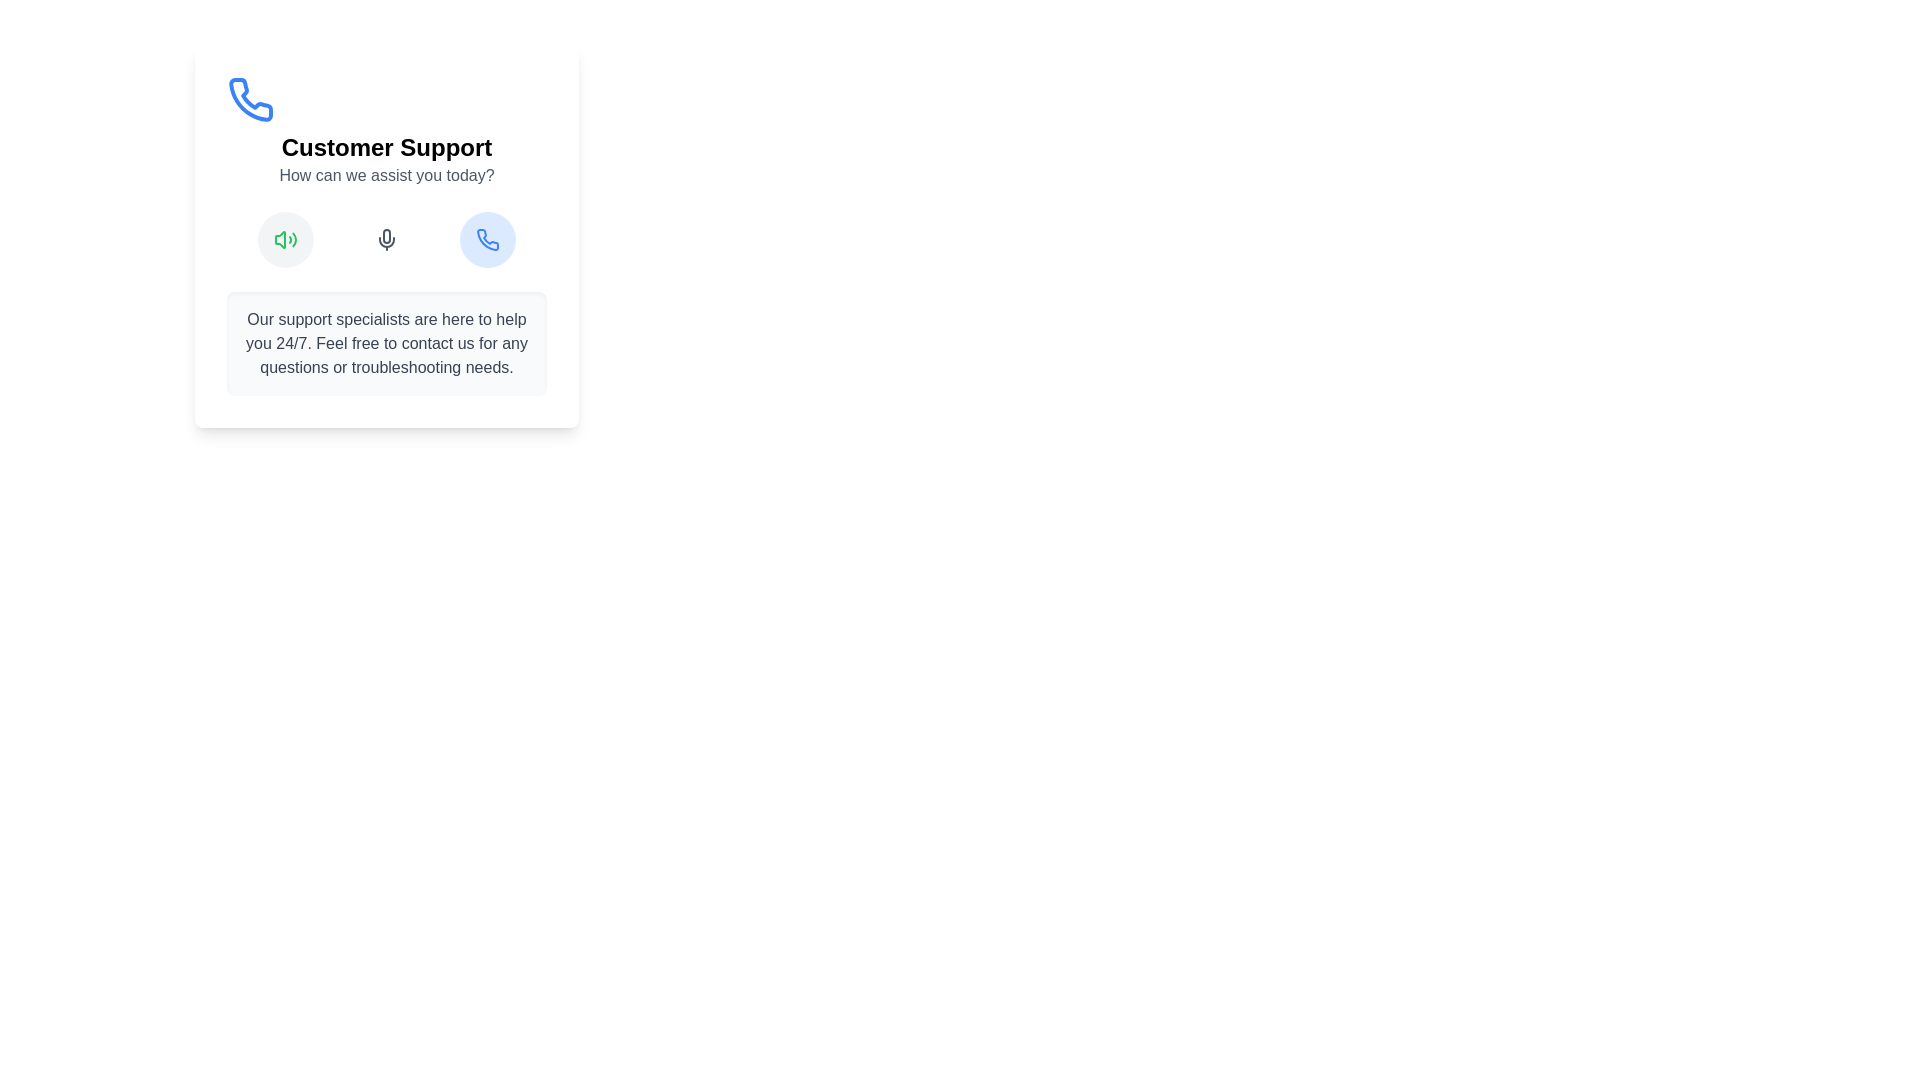 This screenshot has height=1080, width=1920. What do you see at coordinates (488, 238) in the screenshot?
I see `the blue SVG phone icon located at the top-left corner of the 'Customer Support' card, positioned above the text 'Customer Support'` at bounding box center [488, 238].